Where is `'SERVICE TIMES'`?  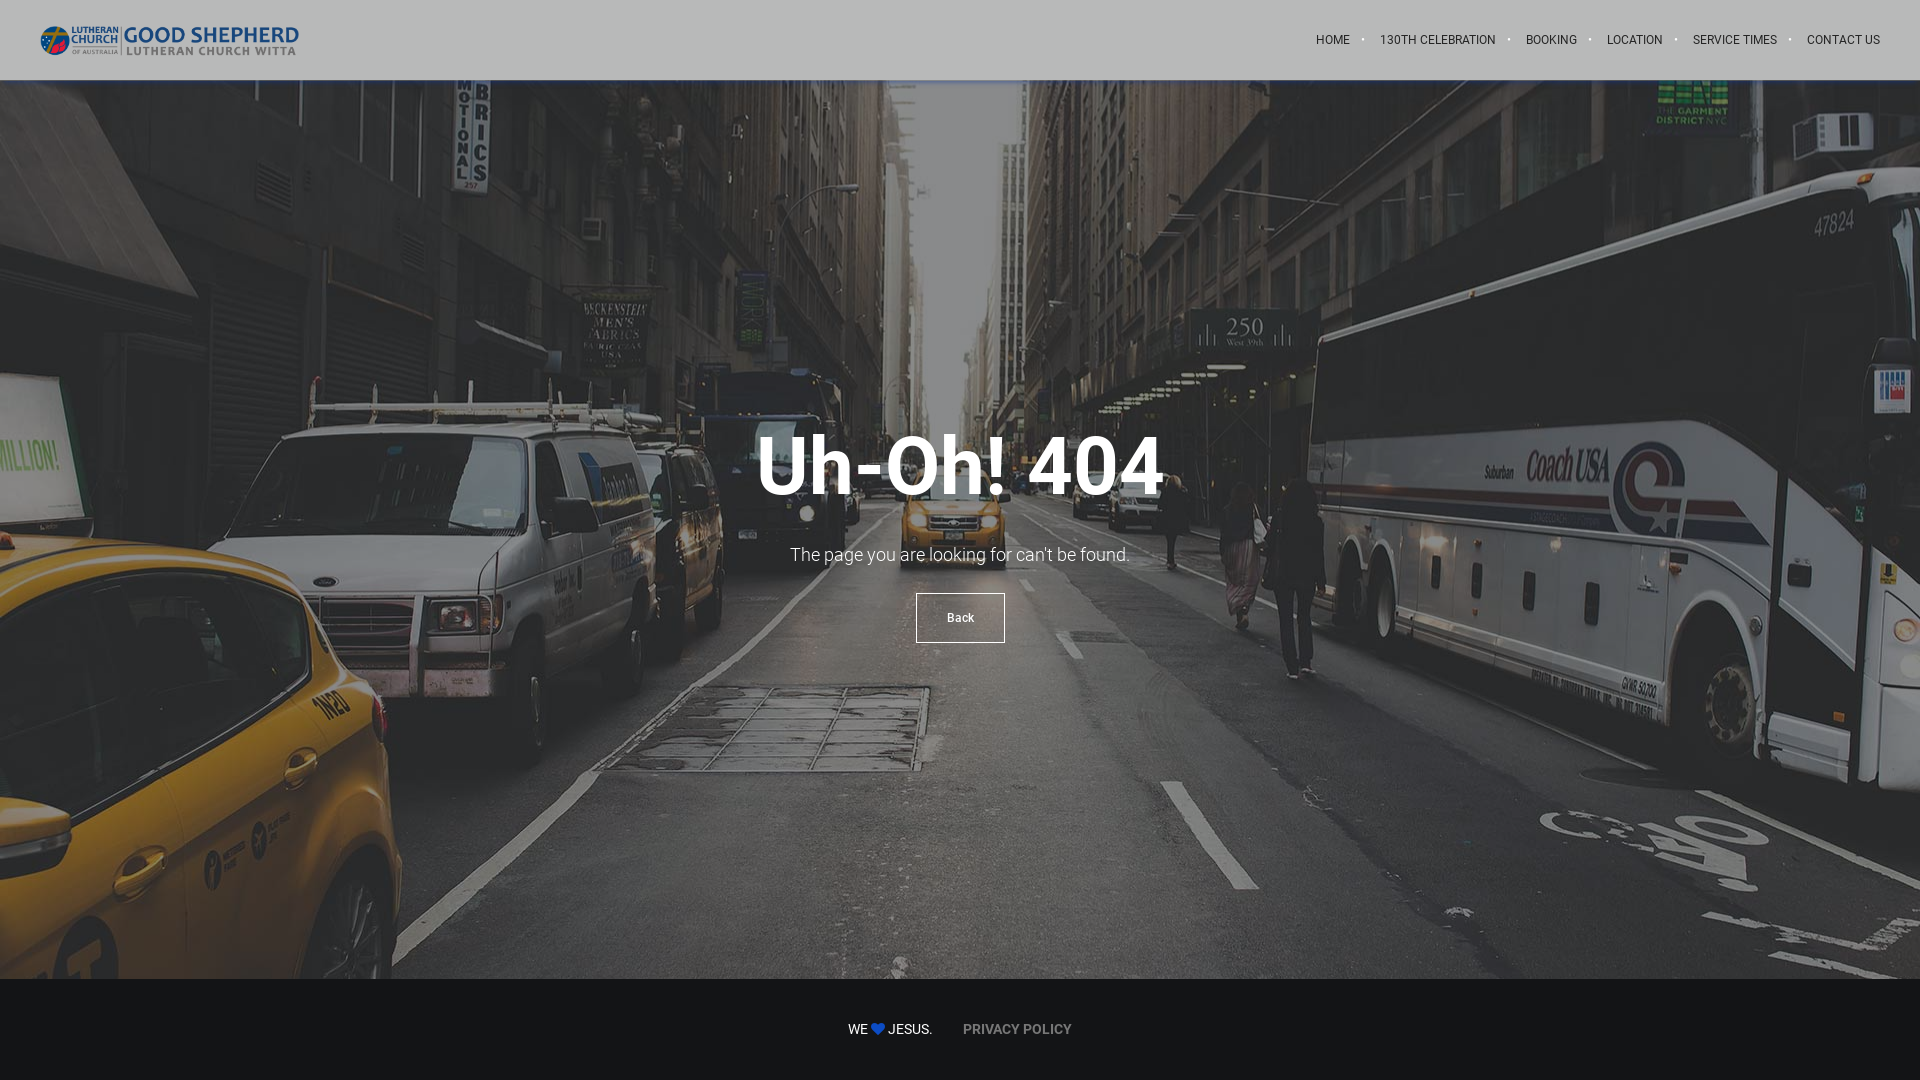
'SERVICE TIMES' is located at coordinates (1678, 39).